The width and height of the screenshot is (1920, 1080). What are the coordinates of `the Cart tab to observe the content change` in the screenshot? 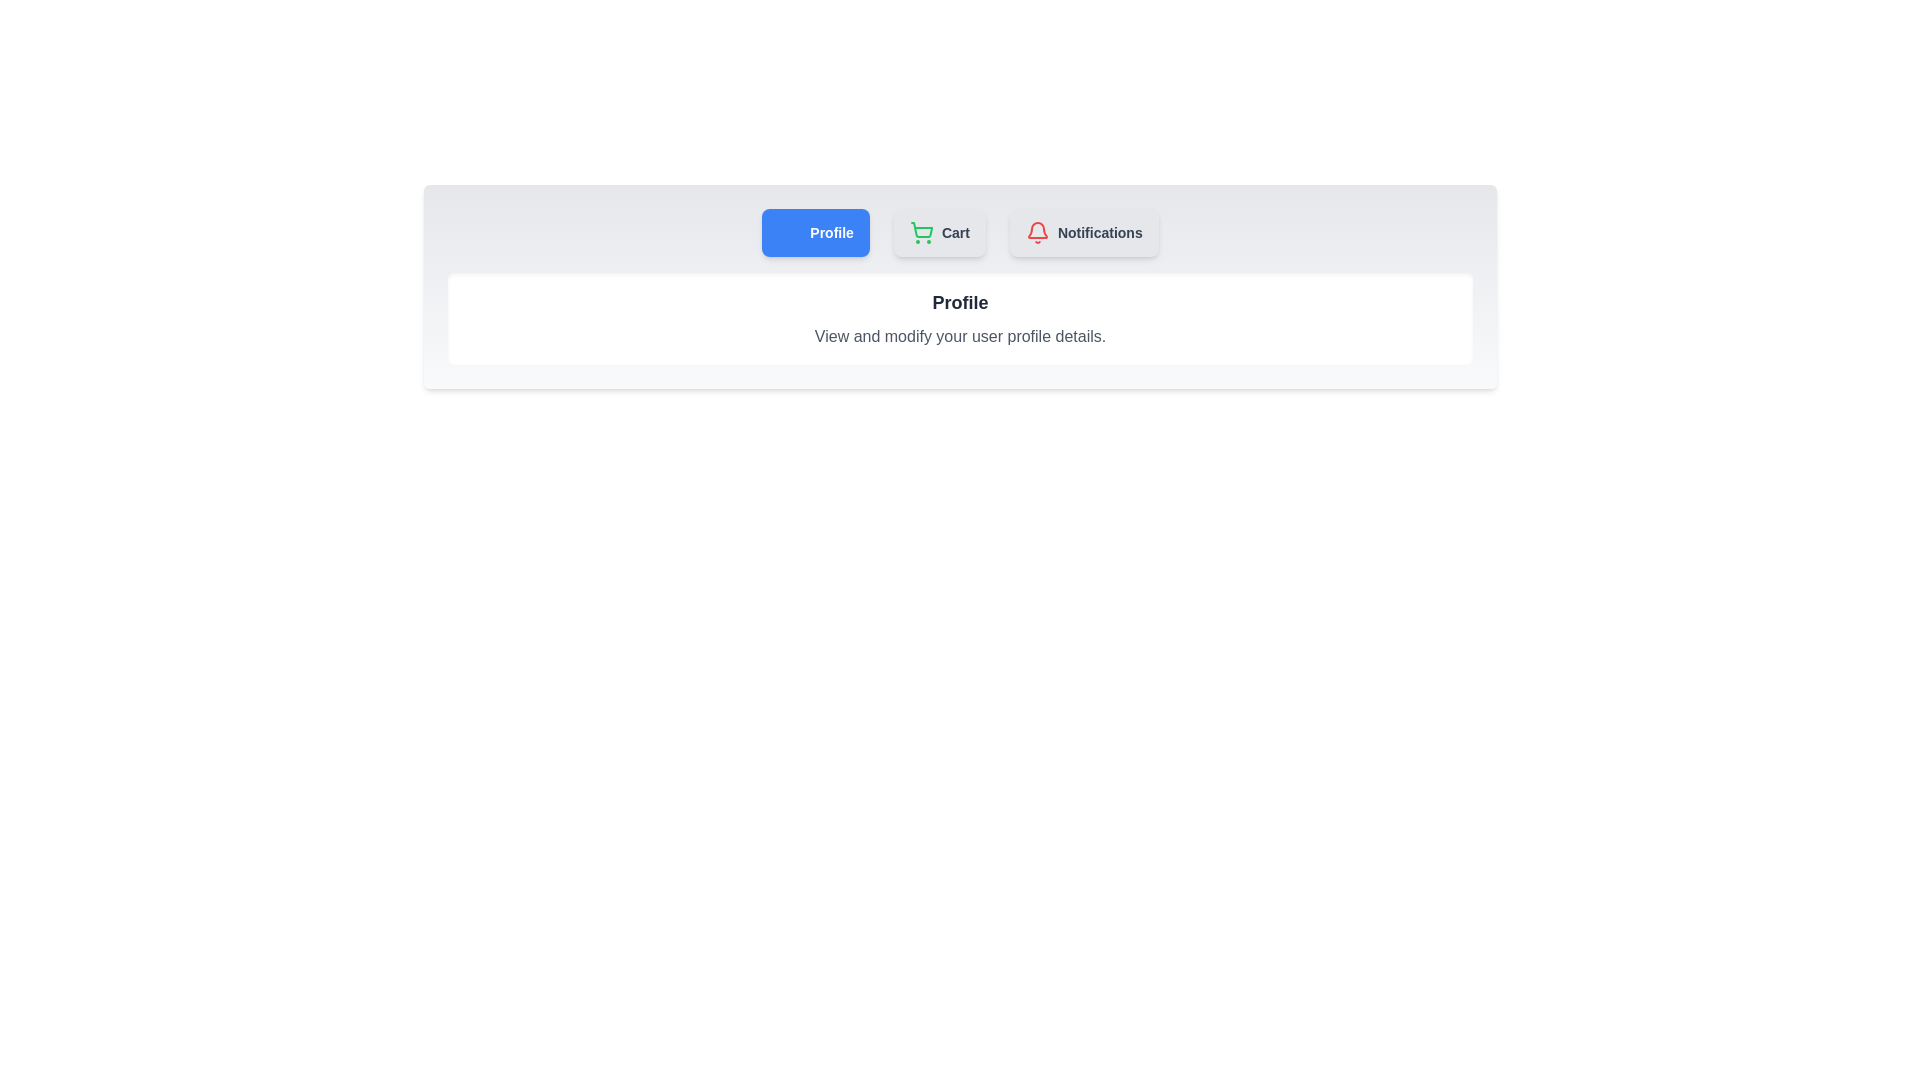 It's located at (938, 231).